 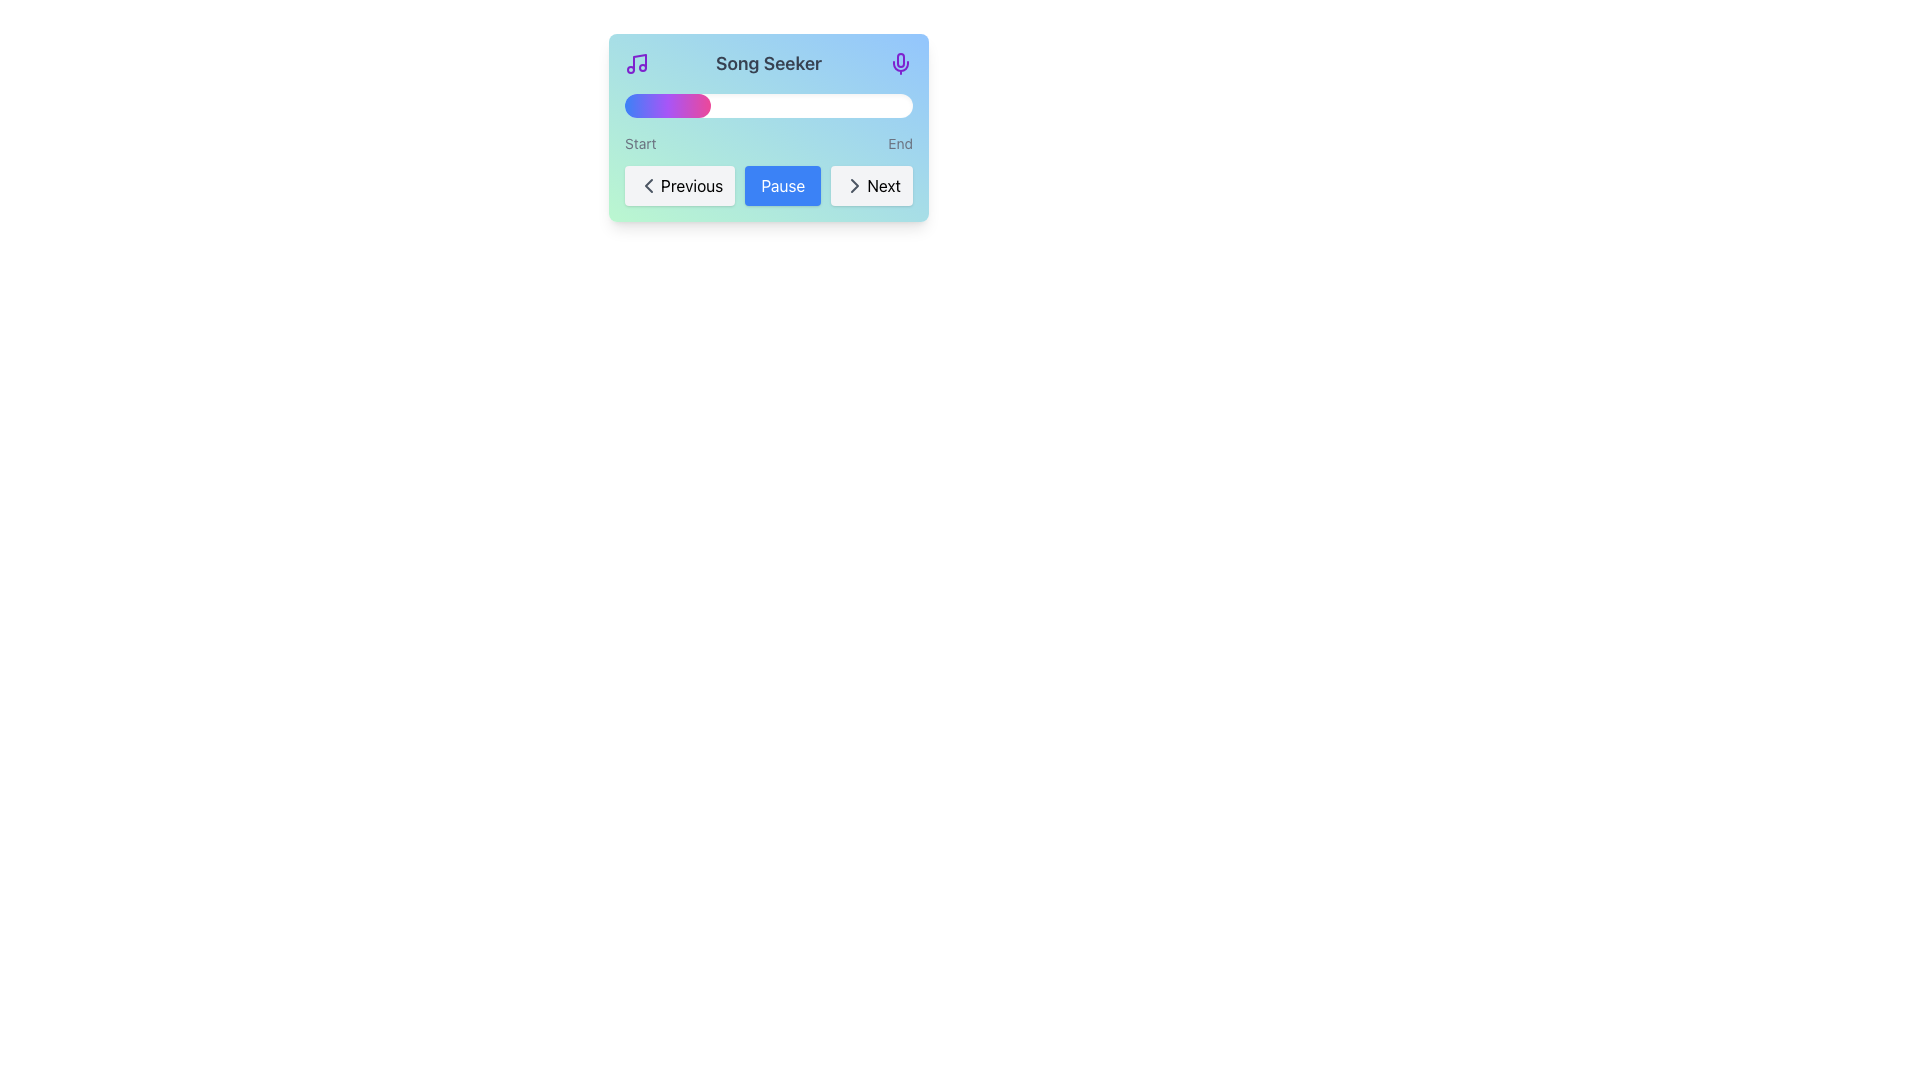 What do you see at coordinates (629, 105) in the screenshot?
I see `the slider value` at bounding box center [629, 105].